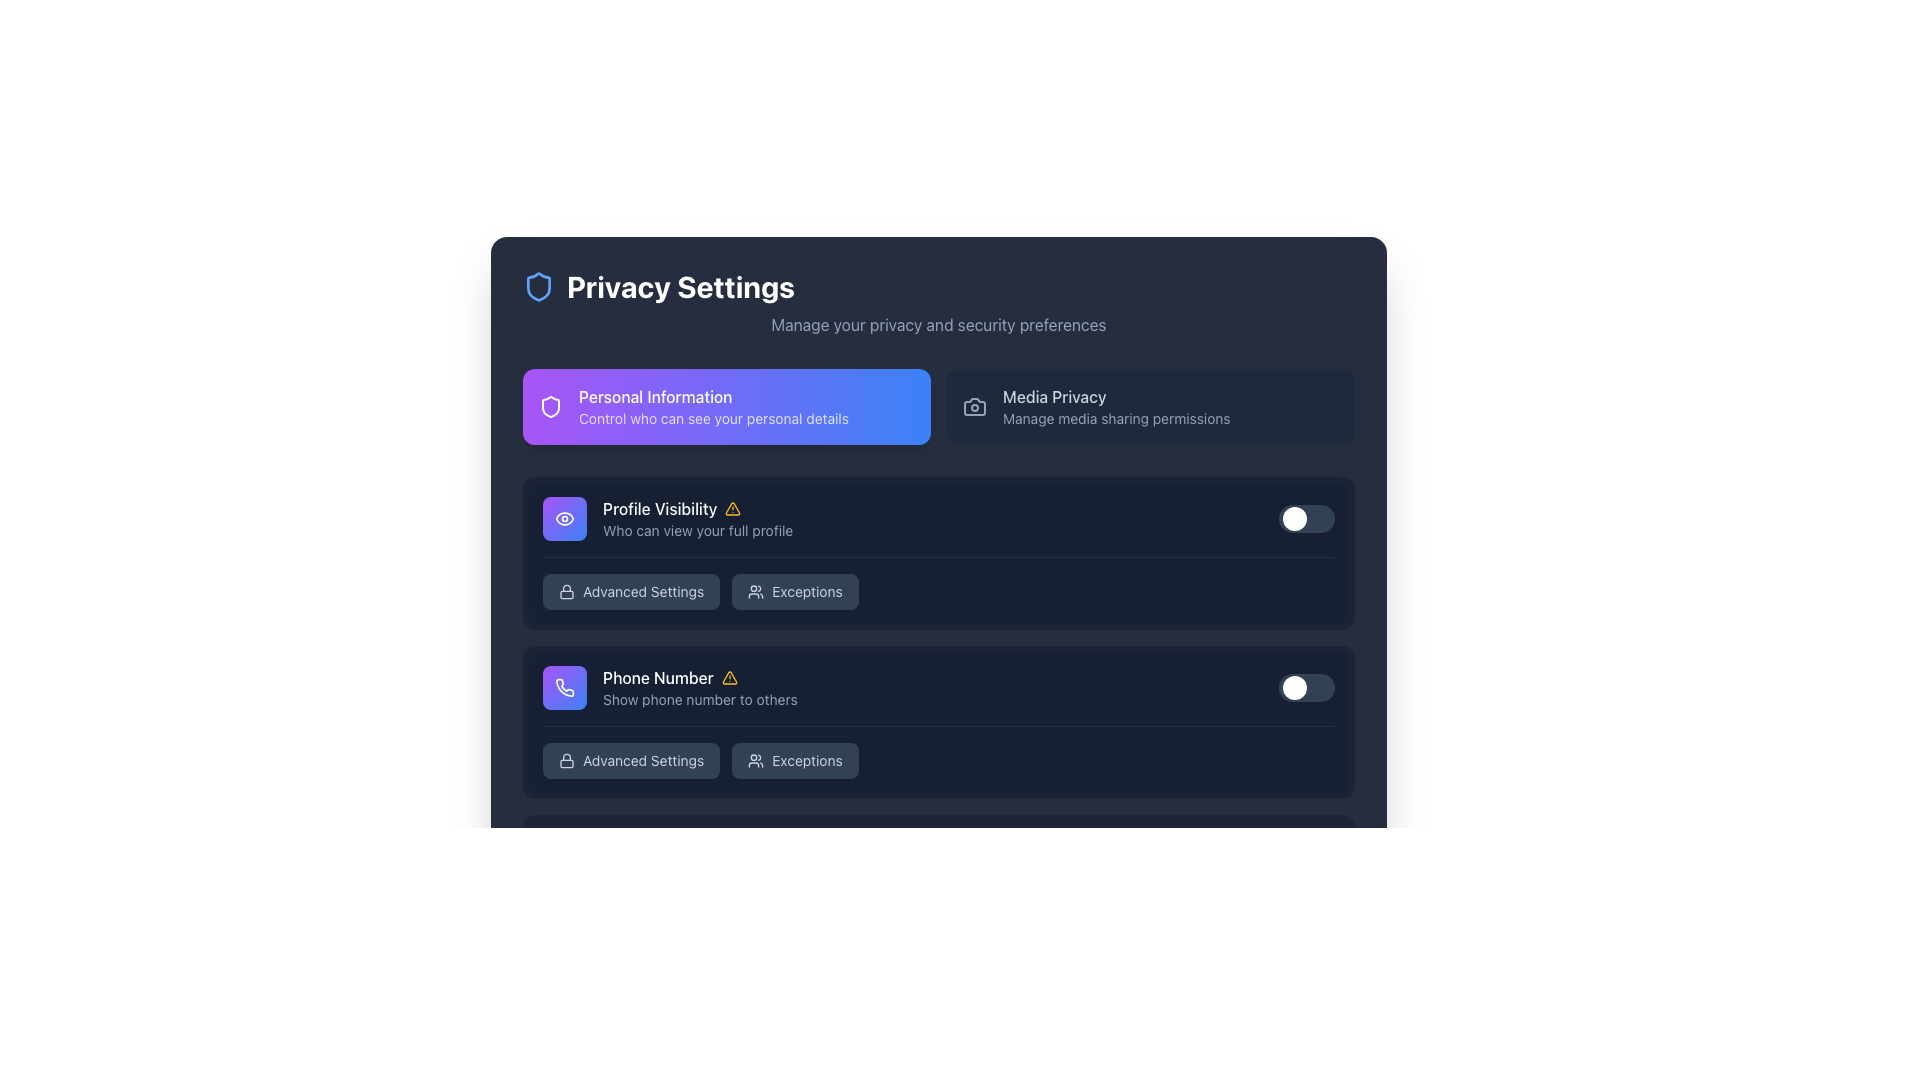  What do you see at coordinates (565, 590) in the screenshot?
I see `the padlock icon located to the left of the 'Advanced Settings' label in the 'Privacy Settings' section, which is styled with rounded edges and a light color against a dark blue background` at bounding box center [565, 590].